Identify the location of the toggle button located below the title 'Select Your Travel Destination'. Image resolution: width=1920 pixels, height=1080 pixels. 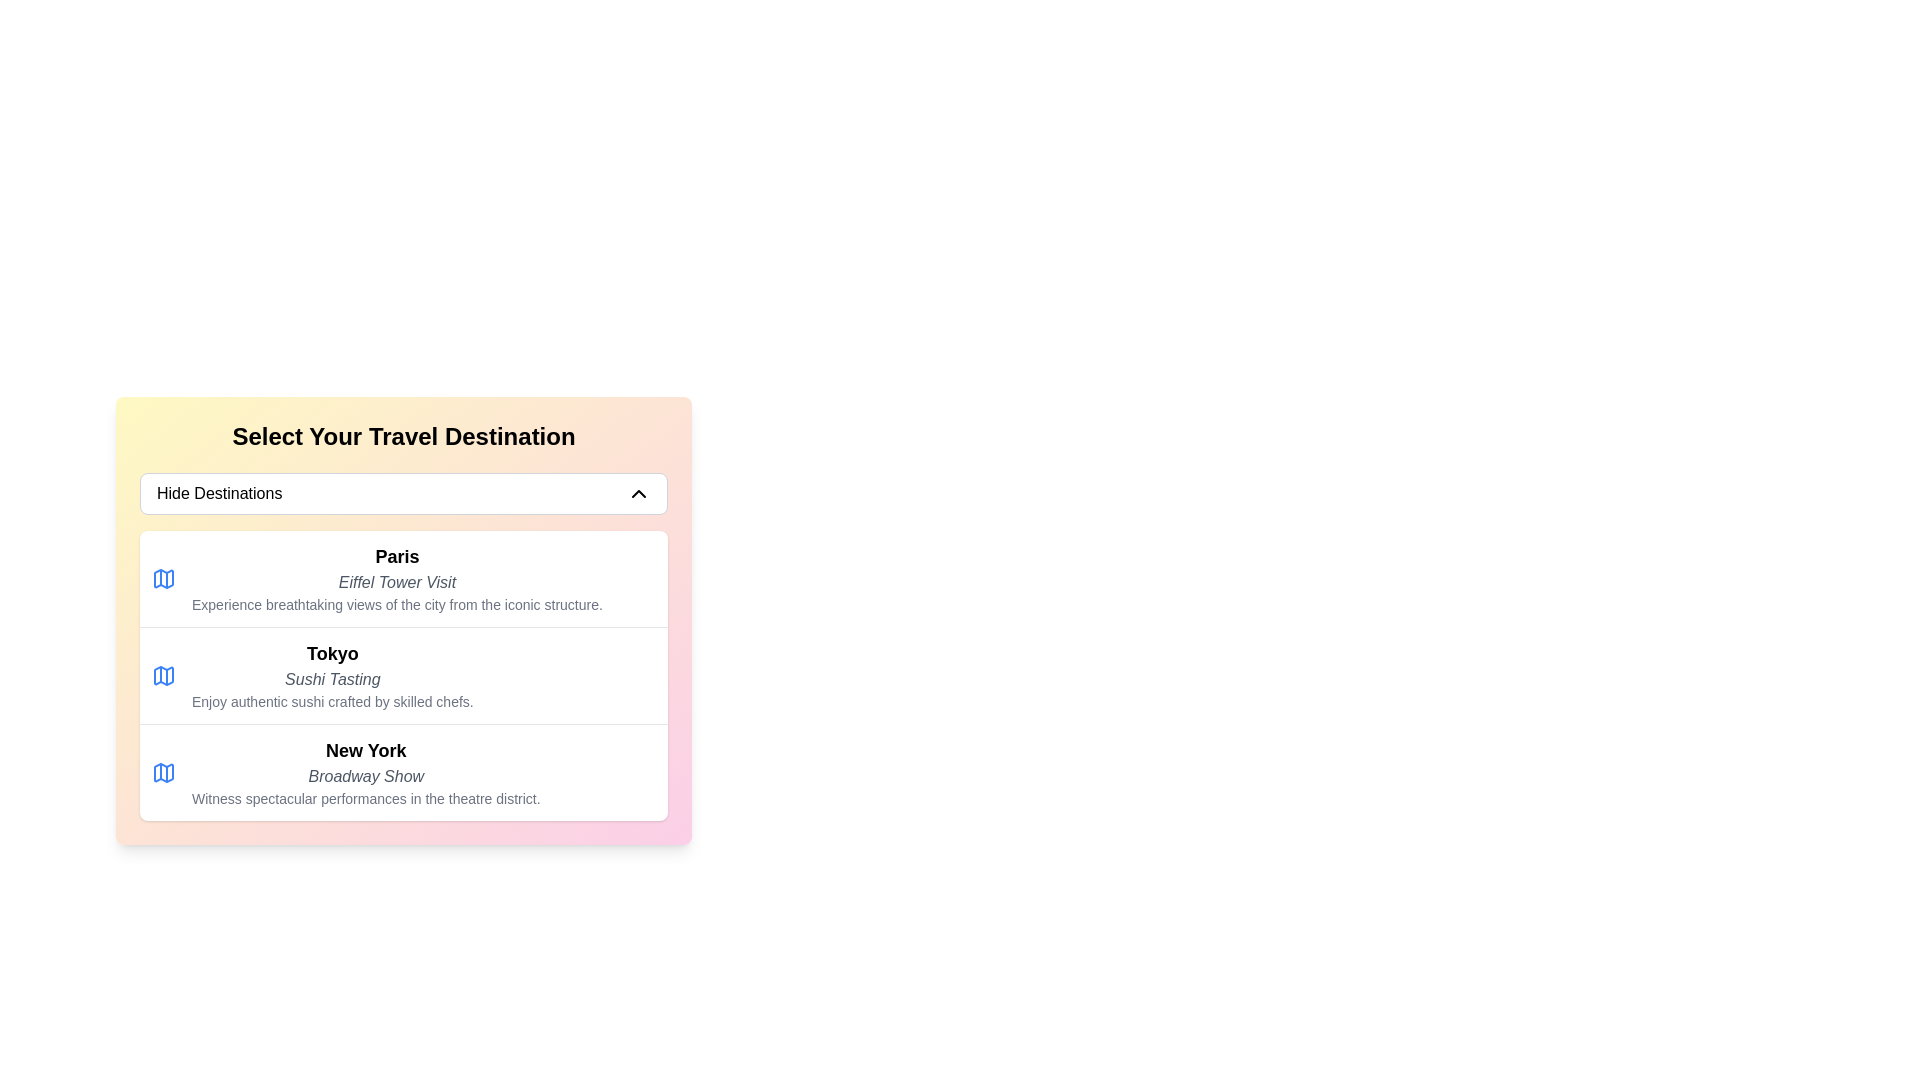
(402, 493).